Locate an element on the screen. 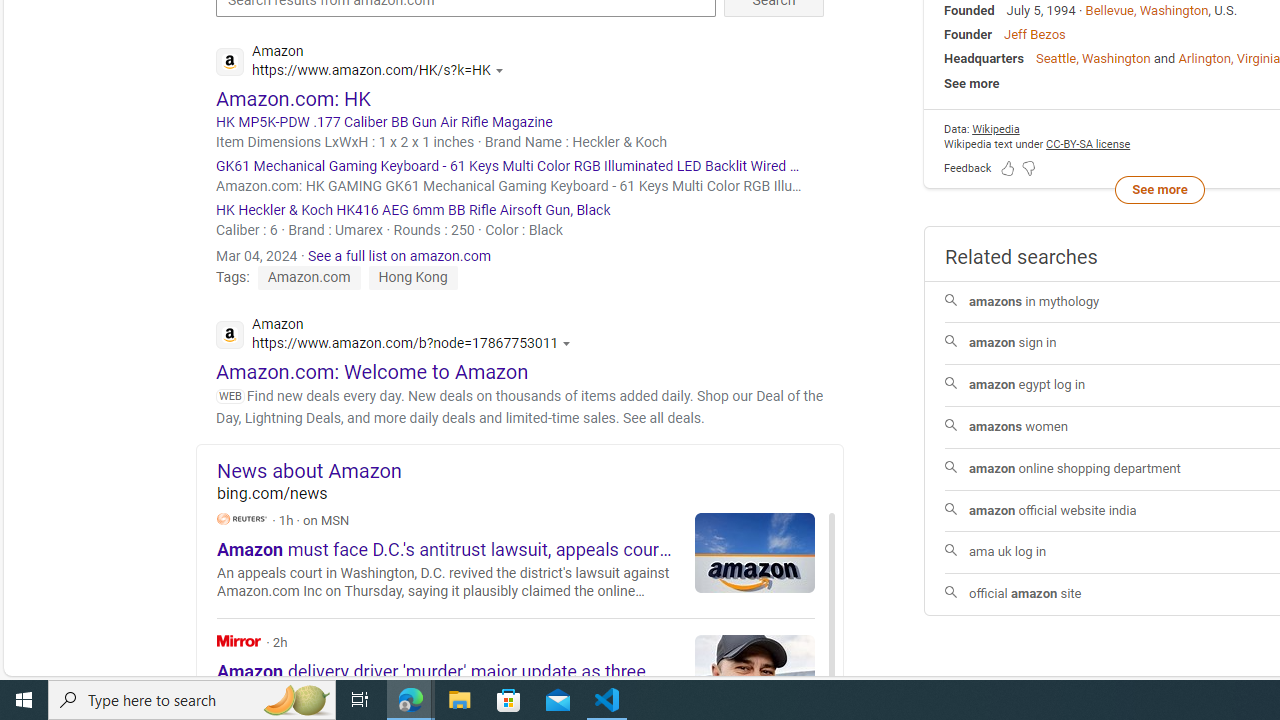 The height and width of the screenshot is (720, 1280). 'See a full list on amazon.com' is located at coordinates (400, 254).